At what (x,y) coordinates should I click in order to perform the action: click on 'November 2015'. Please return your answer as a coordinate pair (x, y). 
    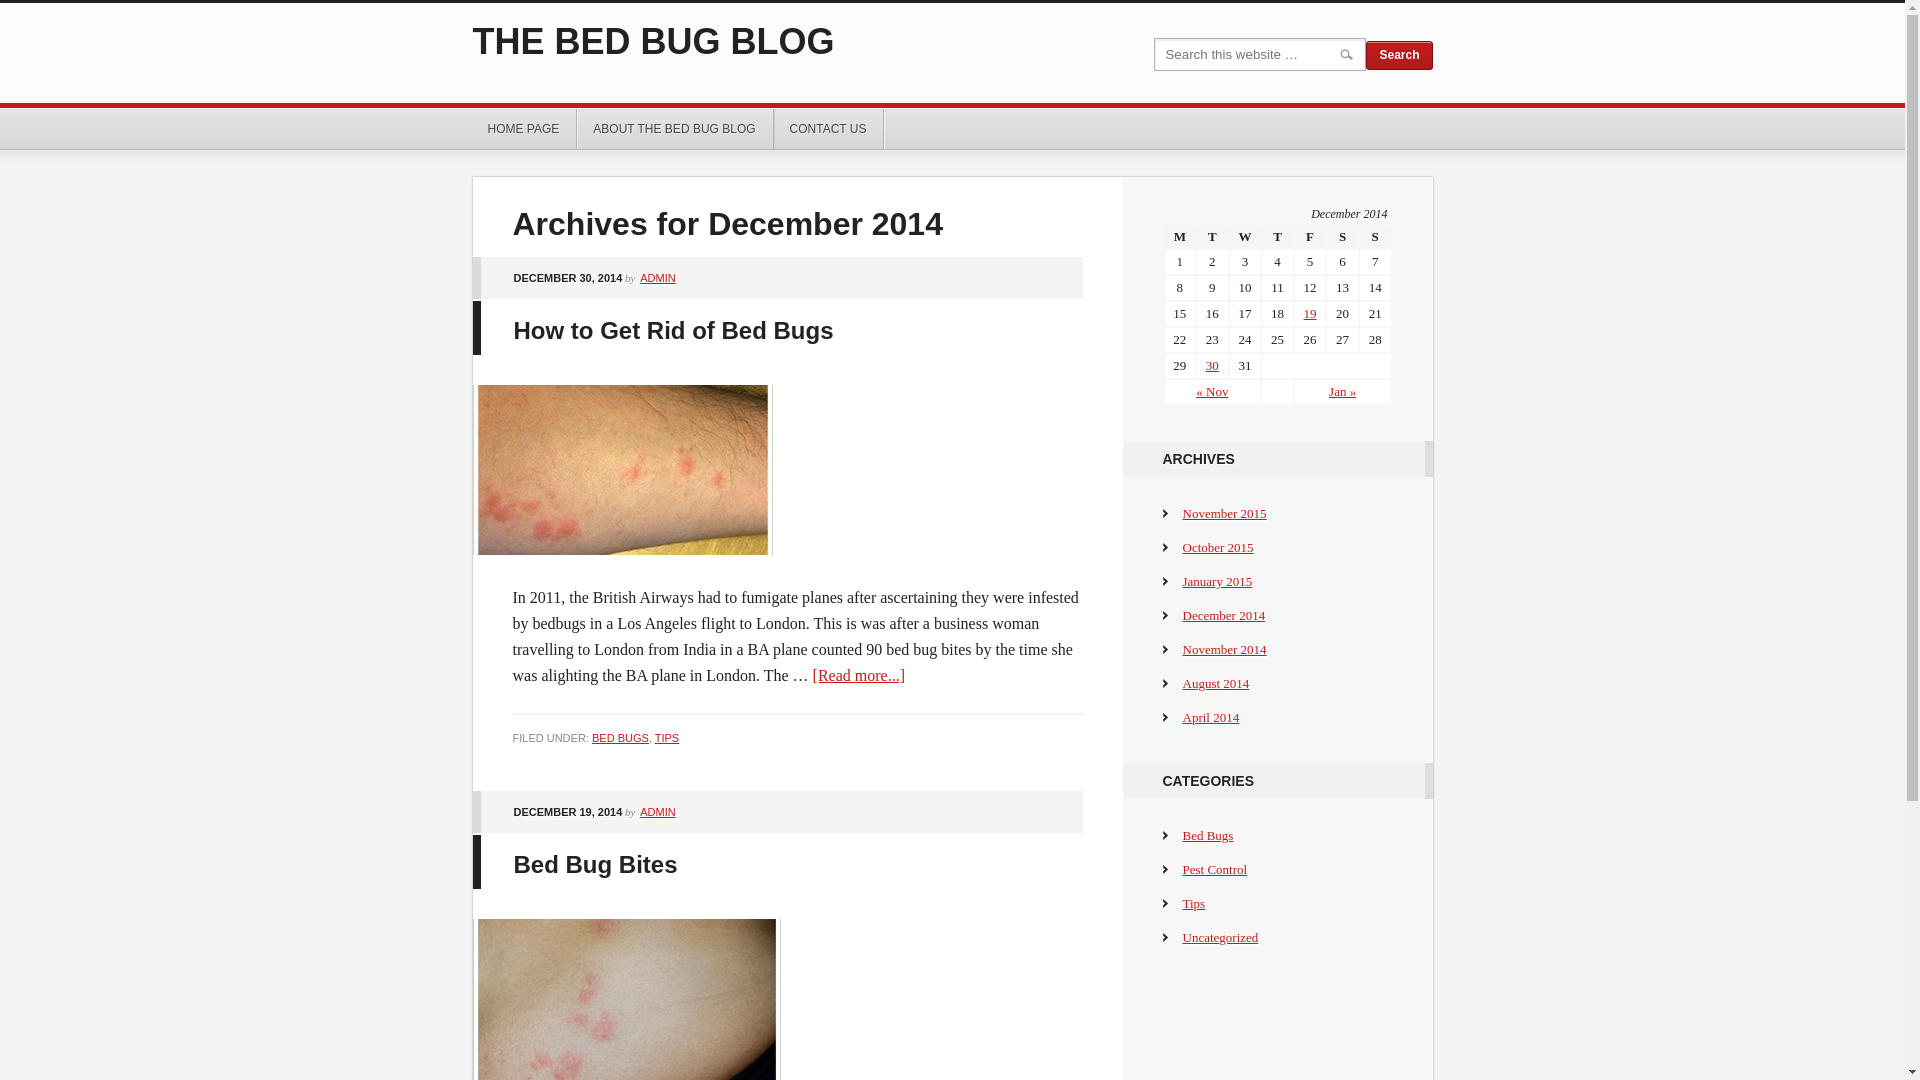
    Looking at the image, I should click on (1223, 512).